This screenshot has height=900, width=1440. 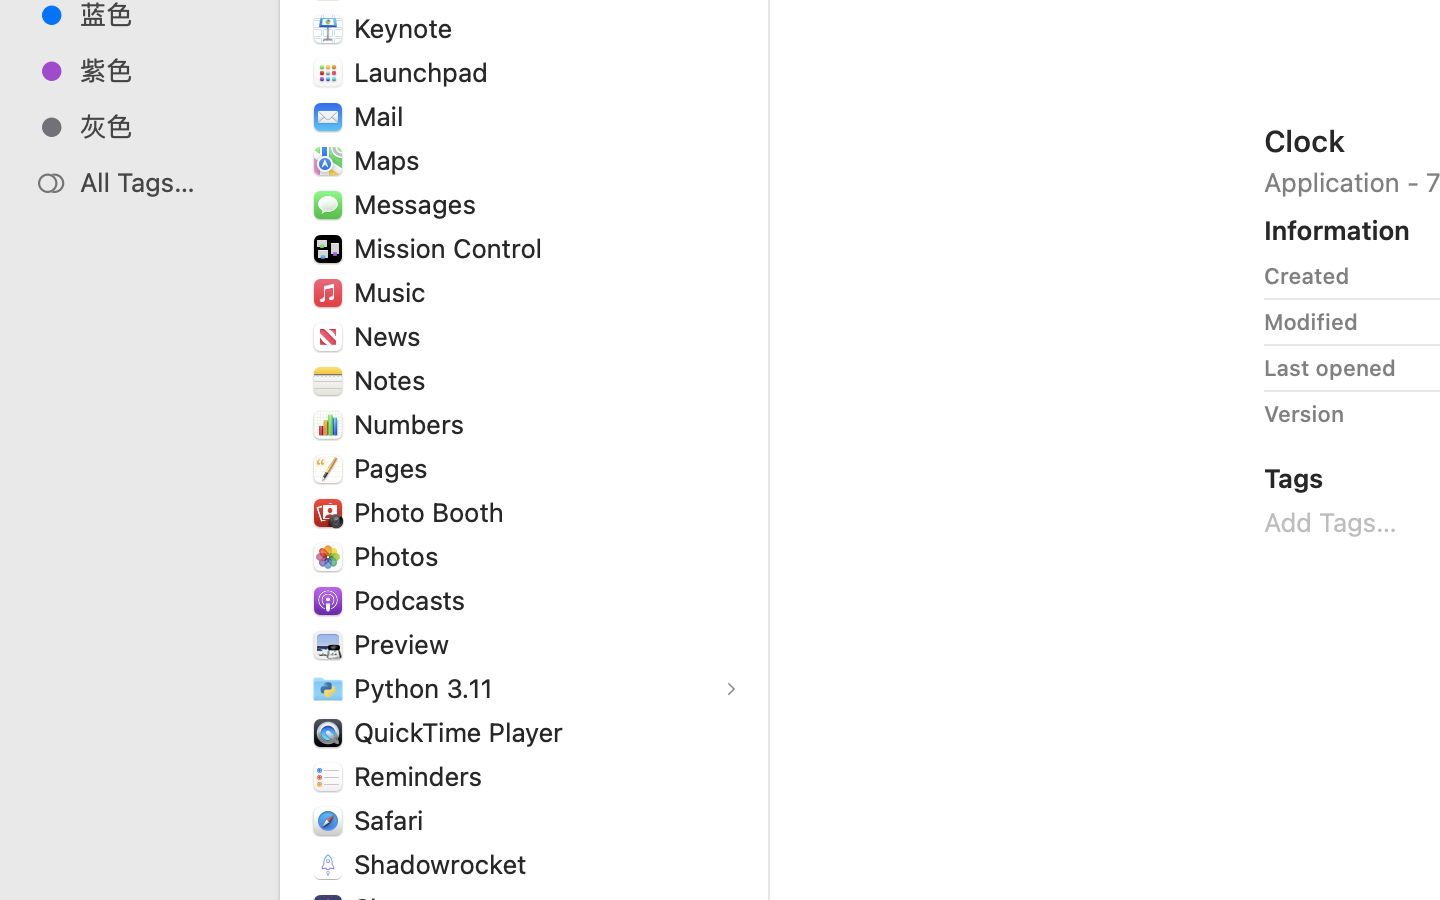 I want to click on 'Photos', so click(x=400, y=555).